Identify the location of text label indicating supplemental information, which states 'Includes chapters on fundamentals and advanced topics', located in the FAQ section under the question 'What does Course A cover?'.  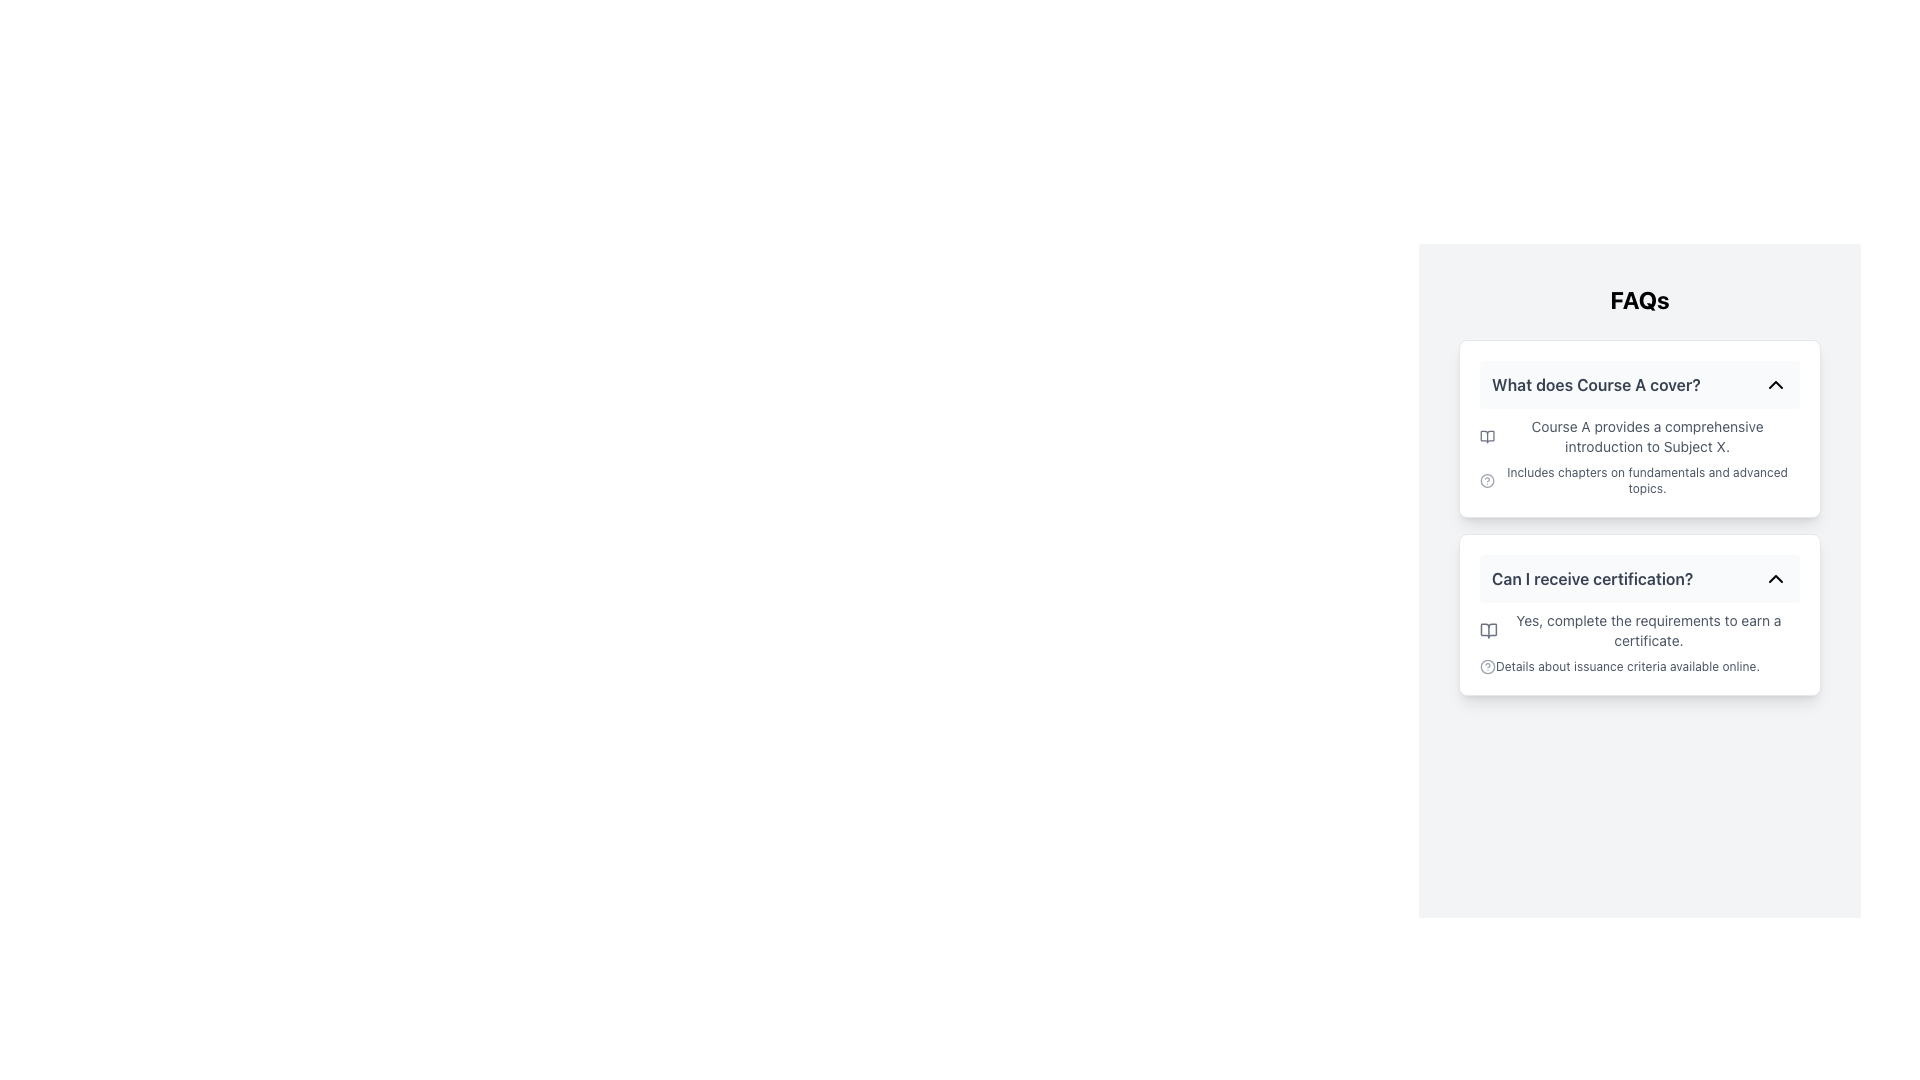
(1640, 481).